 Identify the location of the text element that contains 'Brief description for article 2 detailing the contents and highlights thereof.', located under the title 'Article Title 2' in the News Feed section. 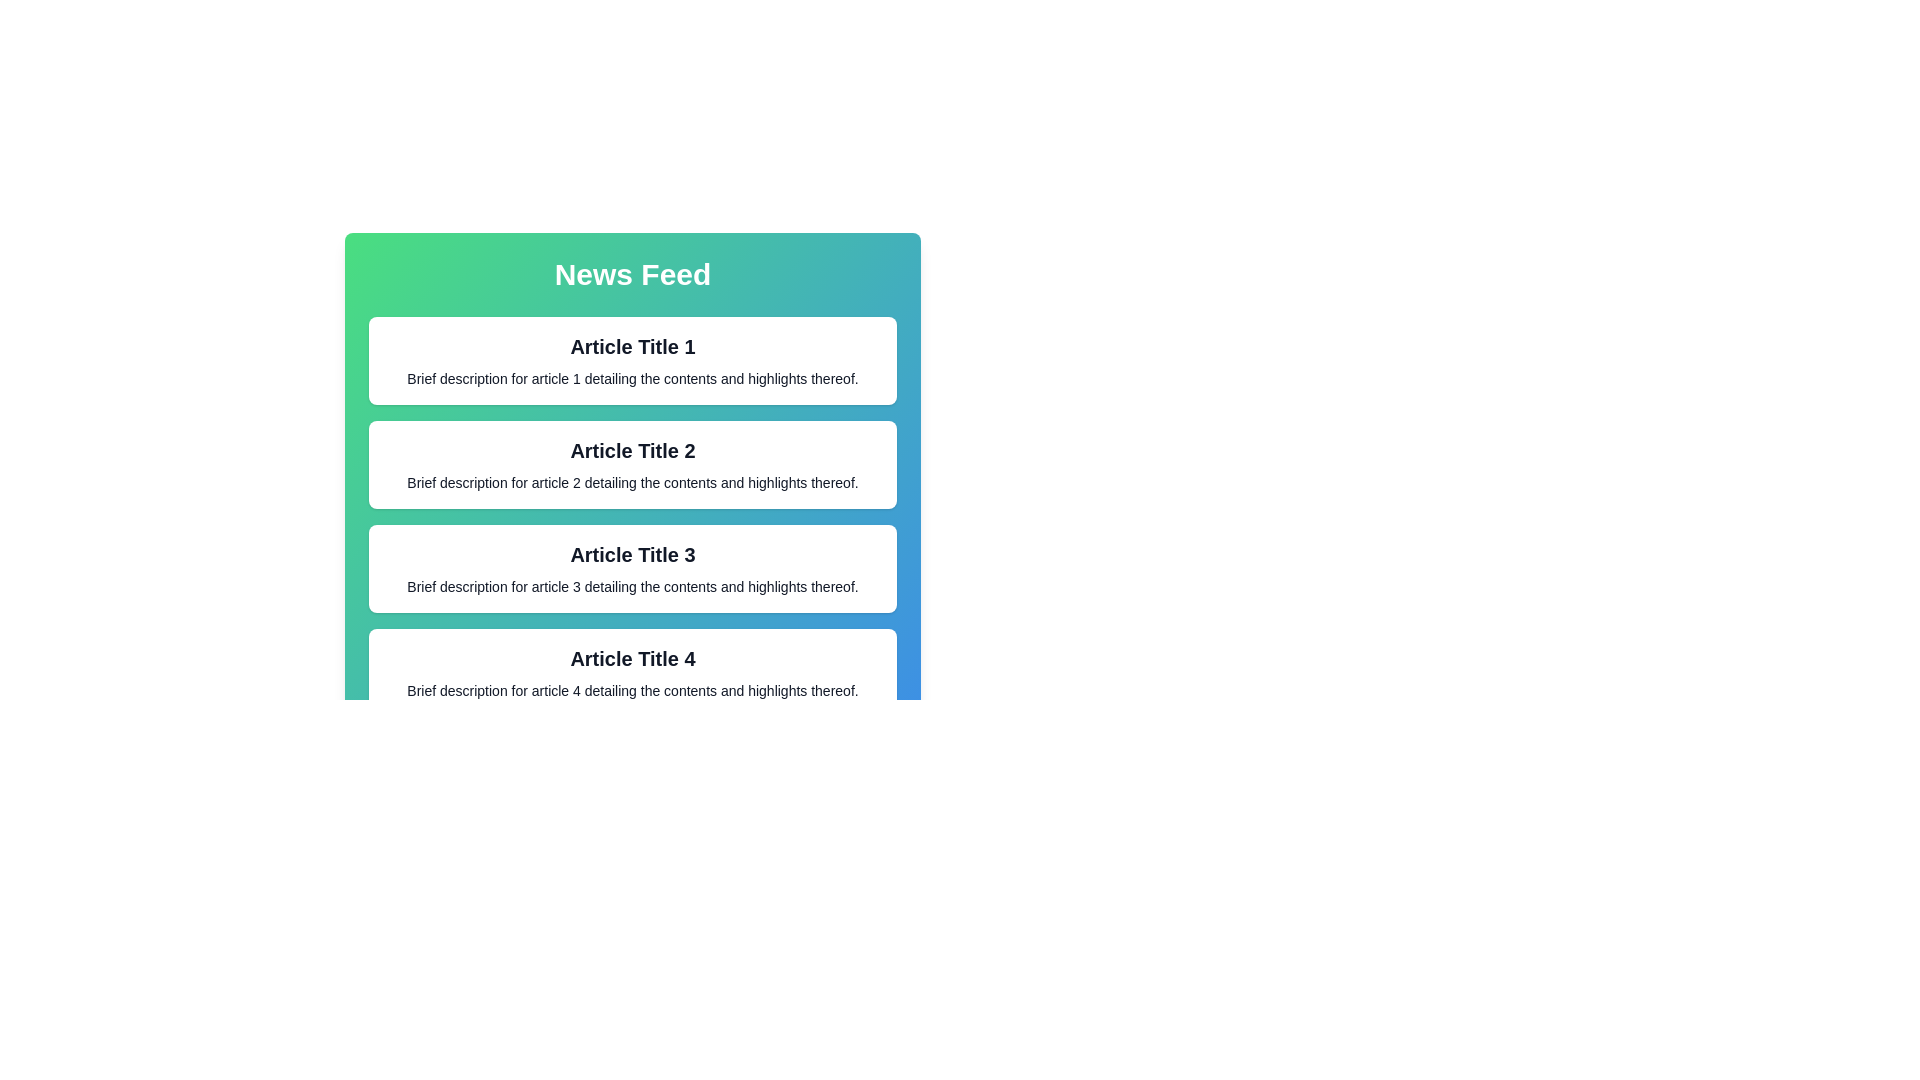
(632, 482).